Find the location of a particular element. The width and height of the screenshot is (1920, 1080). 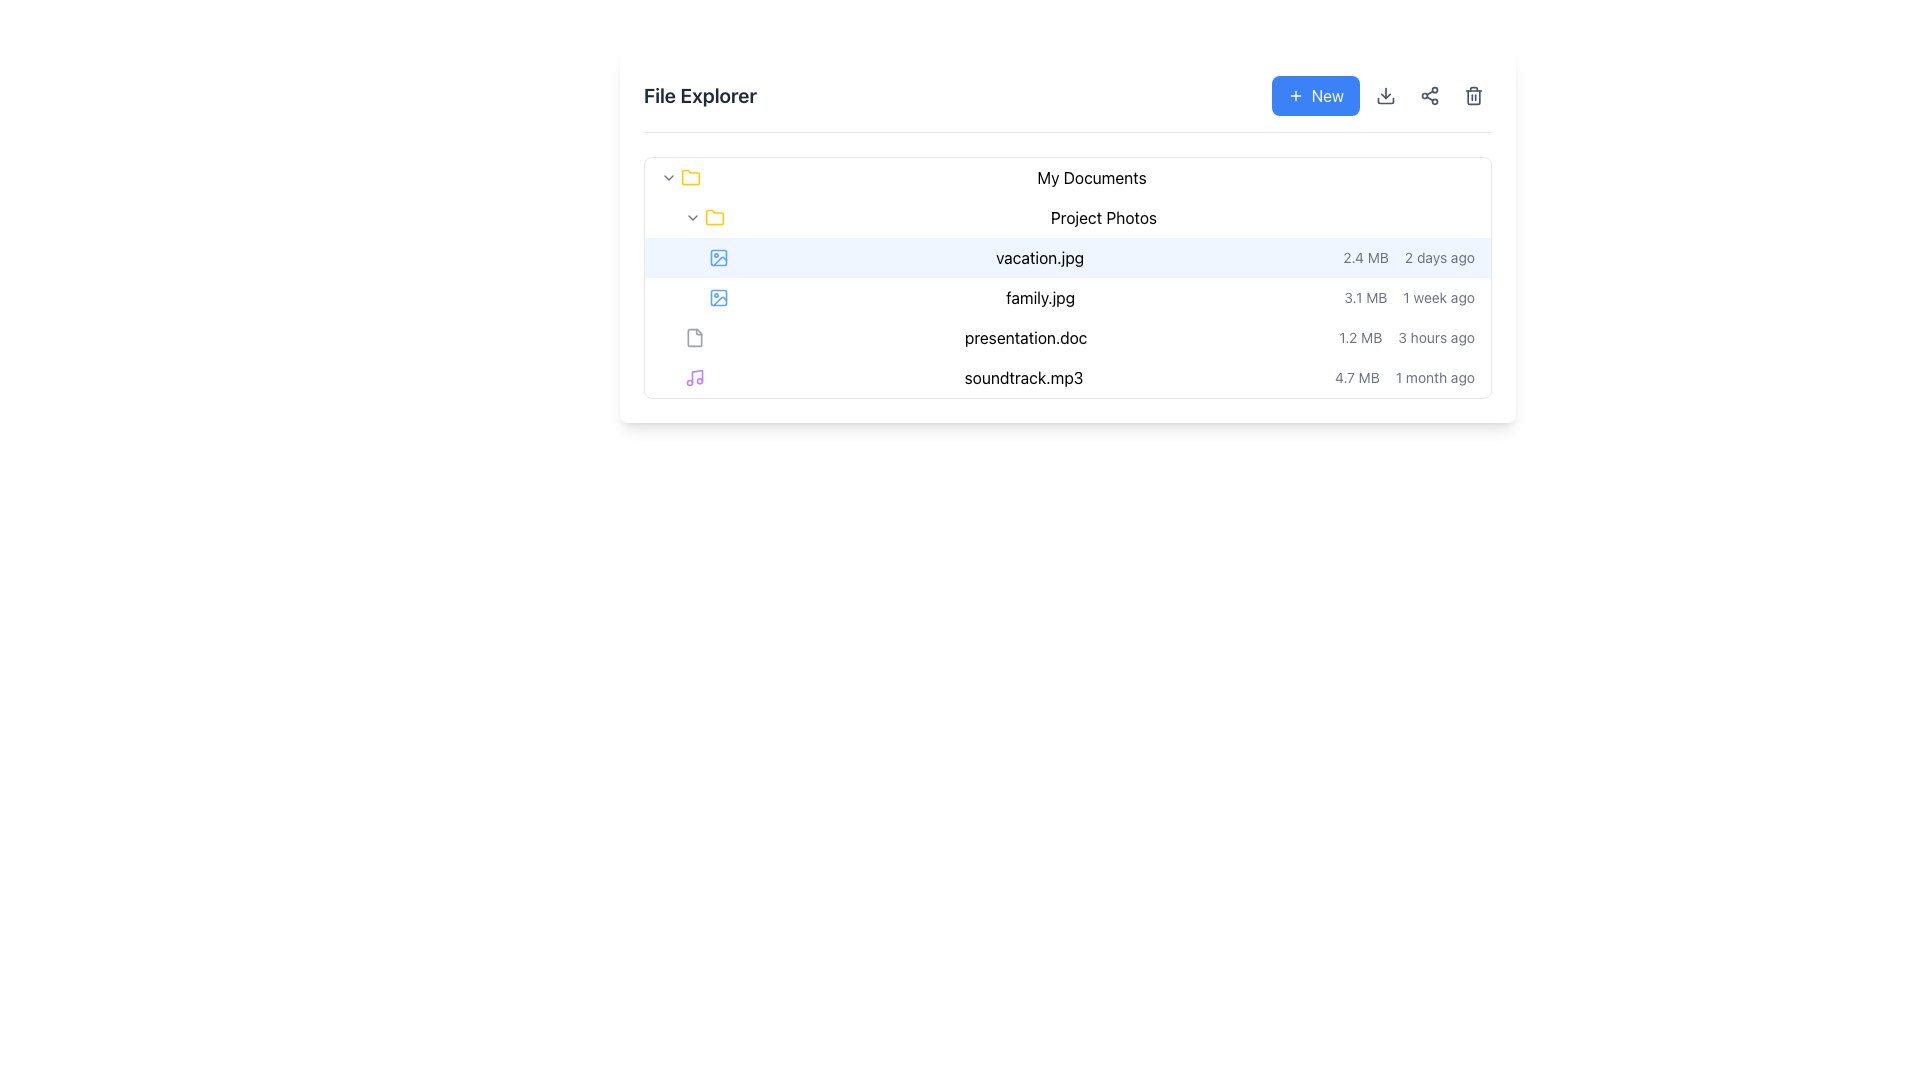

the static text label displaying the timestamp '1 week ago', which is located to the far right of the row containing details for the file 'family.jpg' is located at coordinates (1438, 297).